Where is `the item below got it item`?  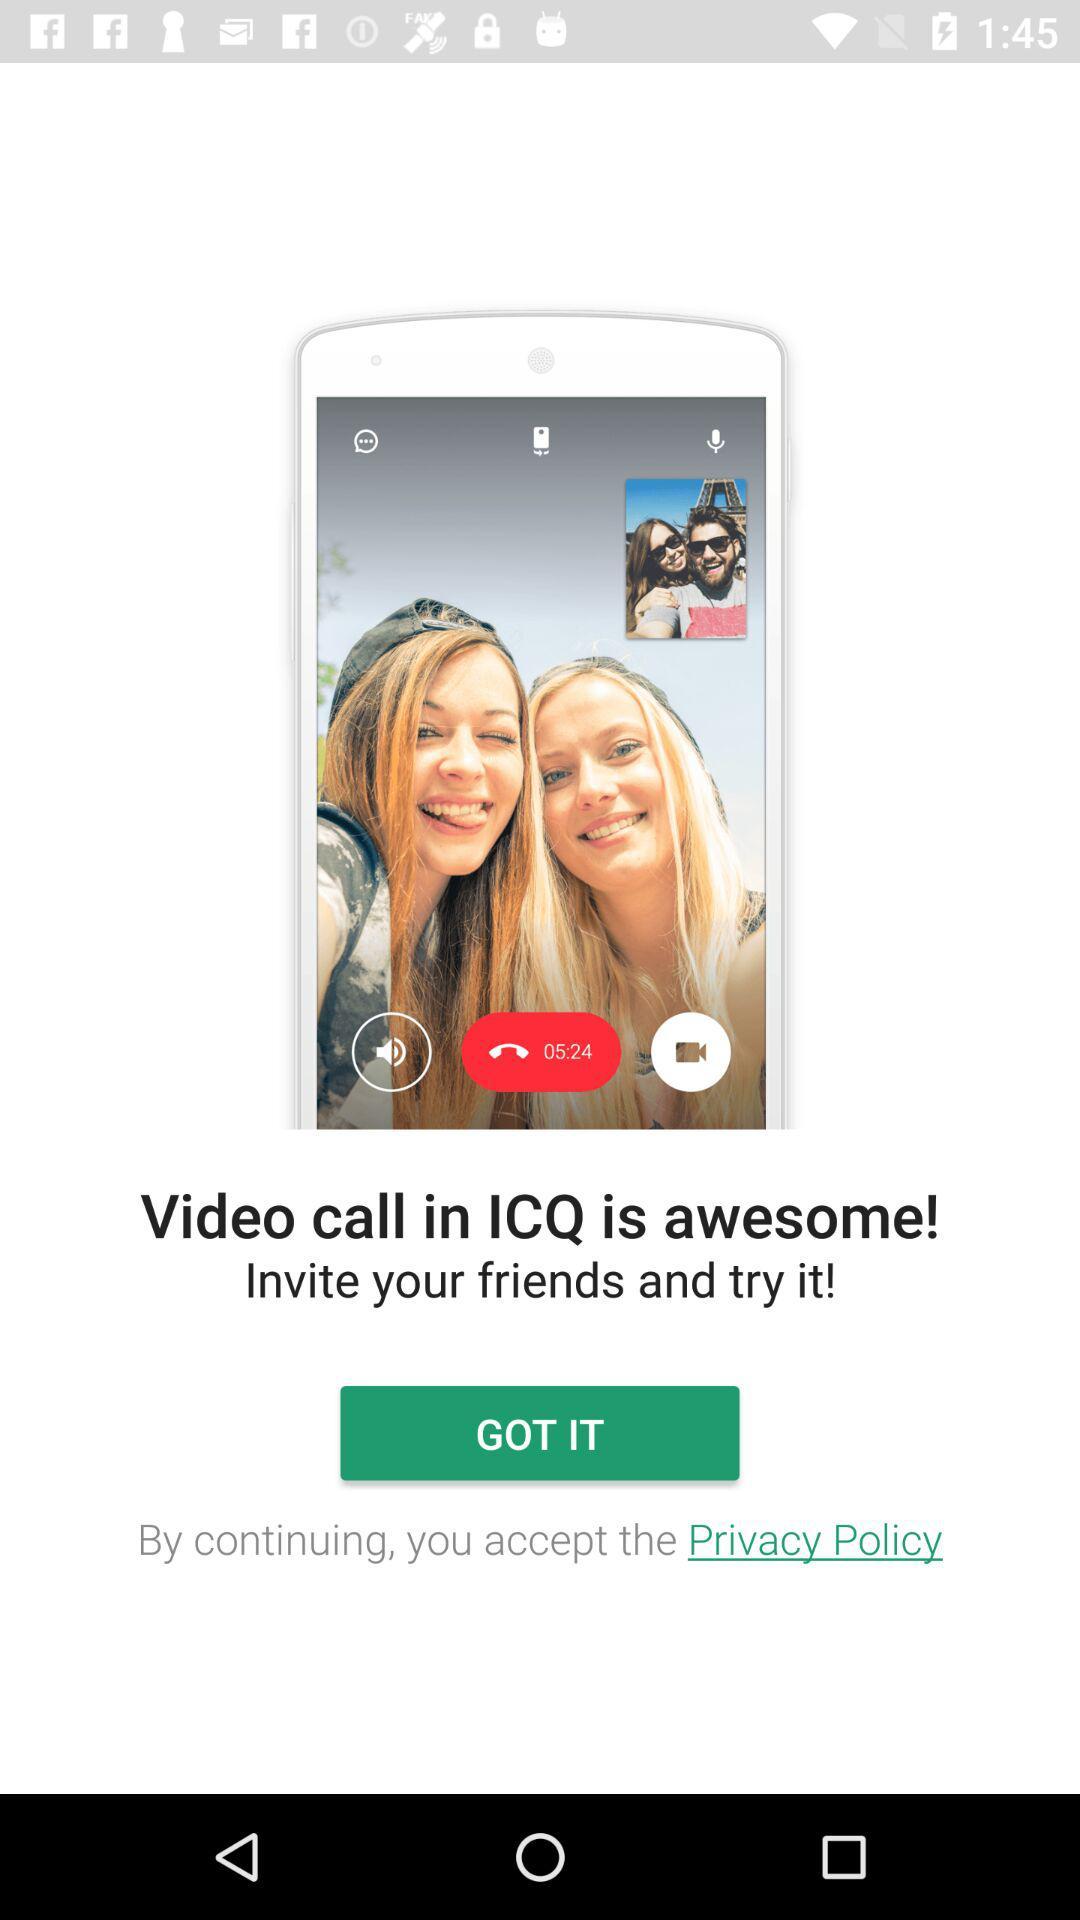 the item below got it item is located at coordinates (540, 1537).